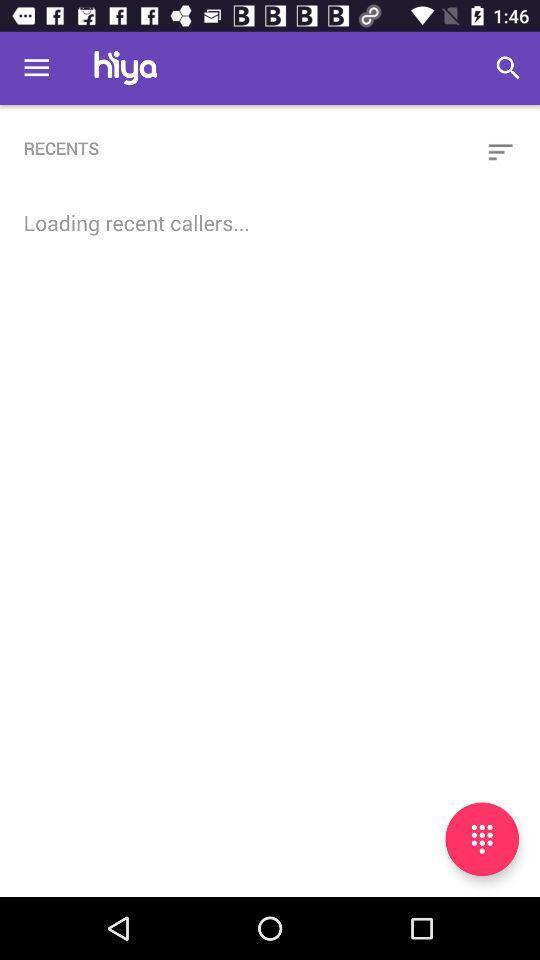 This screenshot has width=540, height=960. Describe the element at coordinates (481, 839) in the screenshot. I see `menu button` at that location.